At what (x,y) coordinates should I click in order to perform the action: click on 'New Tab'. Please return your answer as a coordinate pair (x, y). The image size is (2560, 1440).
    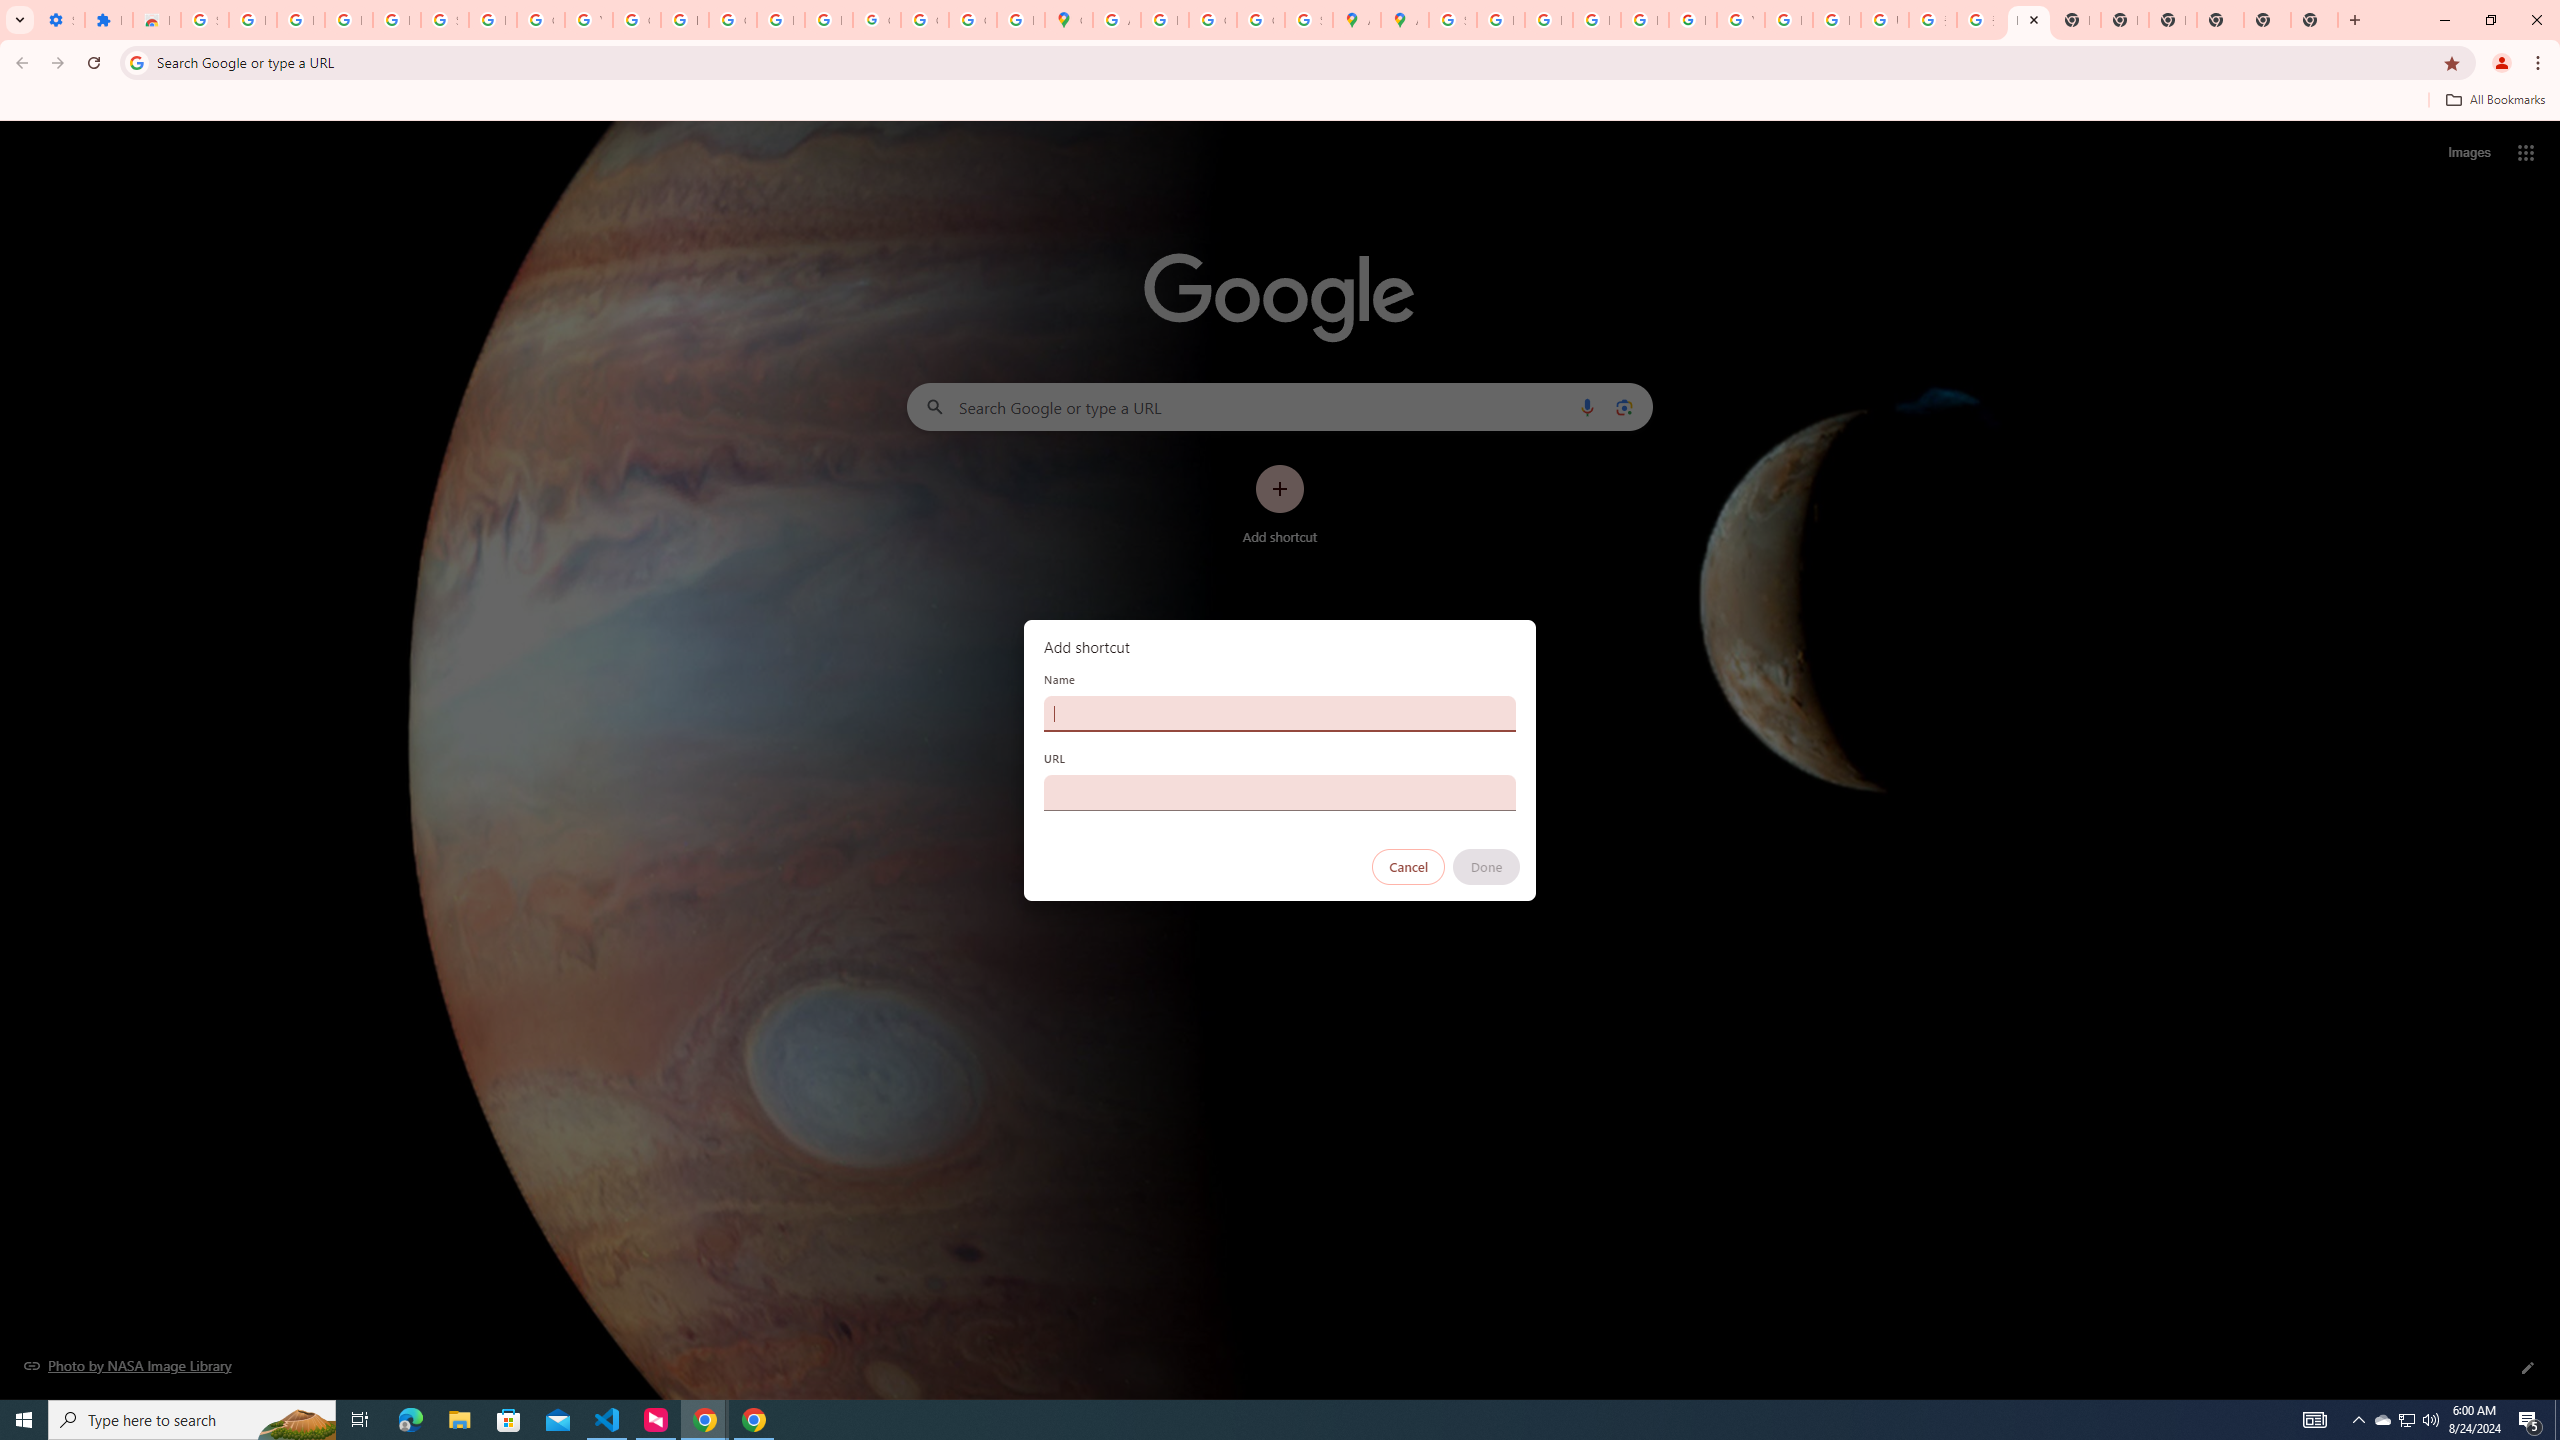
    Looking at the image, I should click on (2314, 19).